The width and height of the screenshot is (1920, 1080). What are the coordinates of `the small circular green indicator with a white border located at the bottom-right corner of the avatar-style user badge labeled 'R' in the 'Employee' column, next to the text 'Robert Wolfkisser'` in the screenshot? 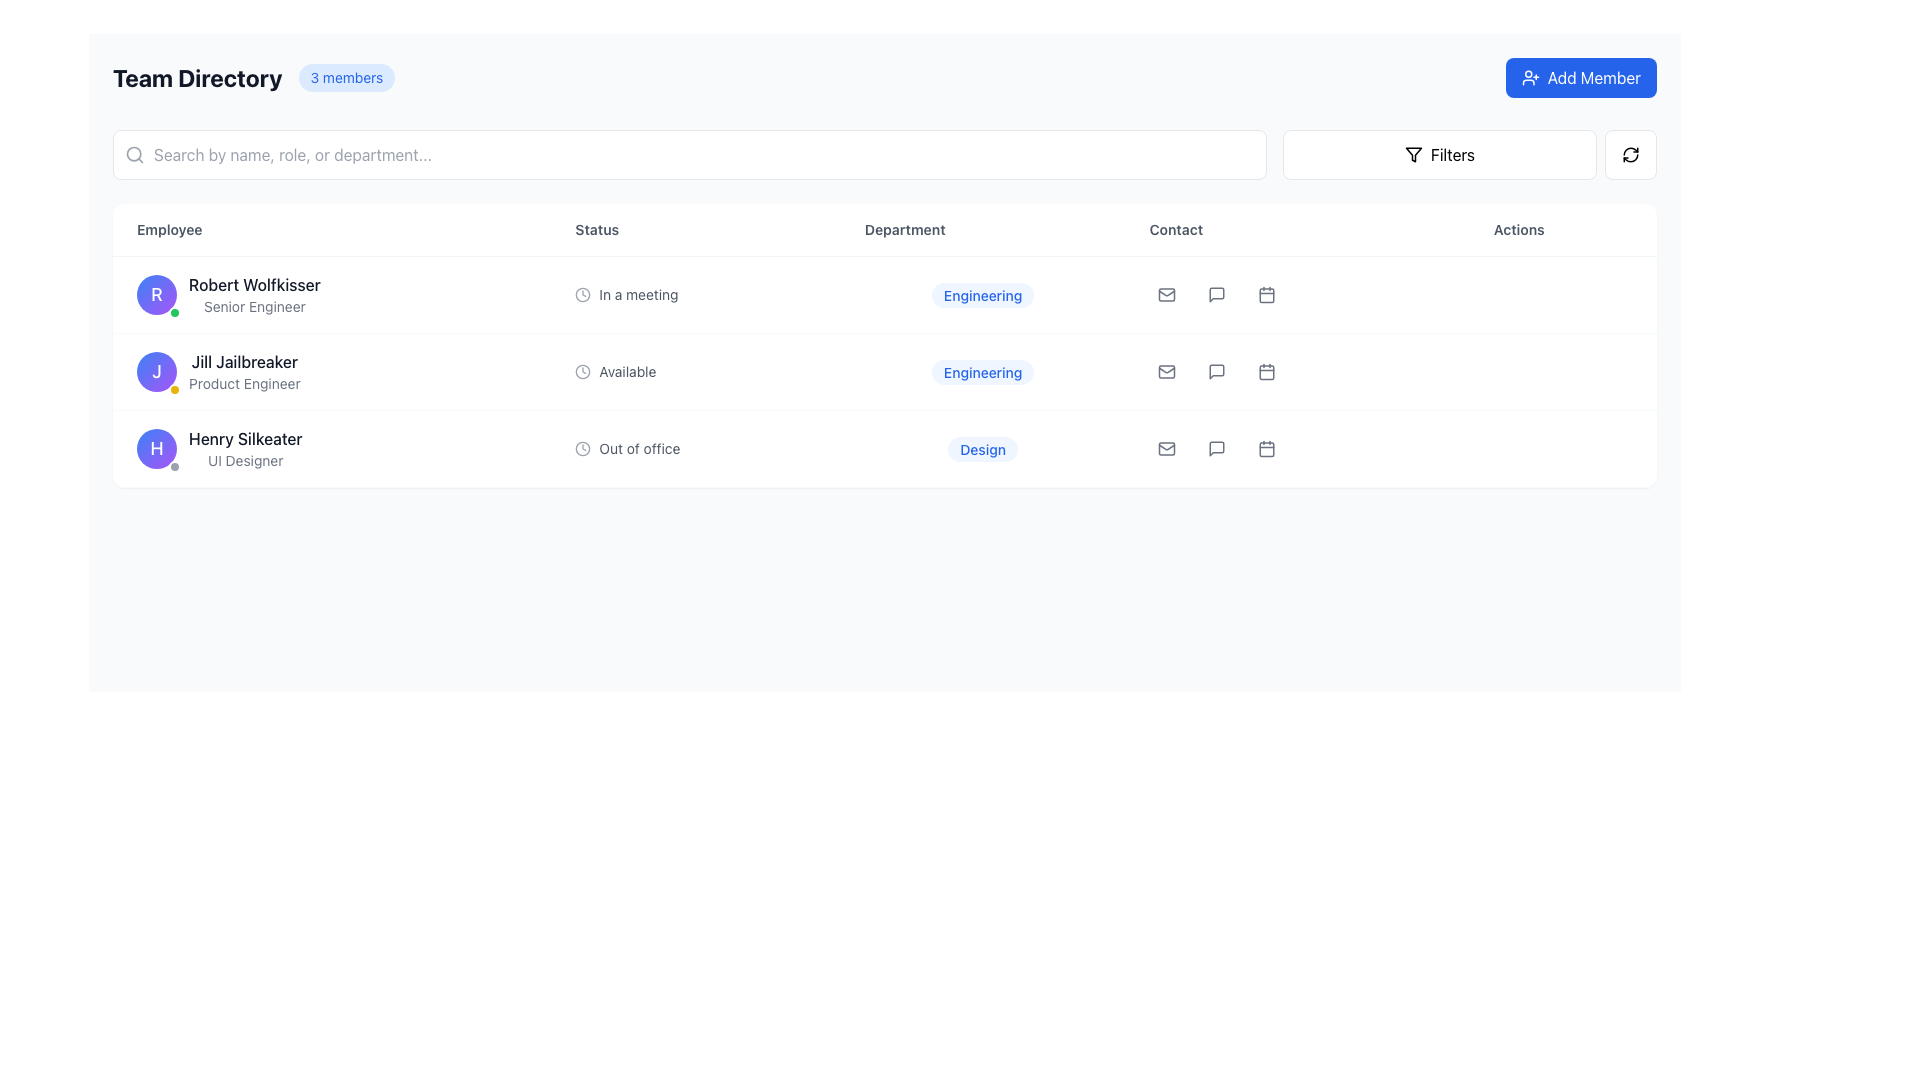 It's located at (174, 312).